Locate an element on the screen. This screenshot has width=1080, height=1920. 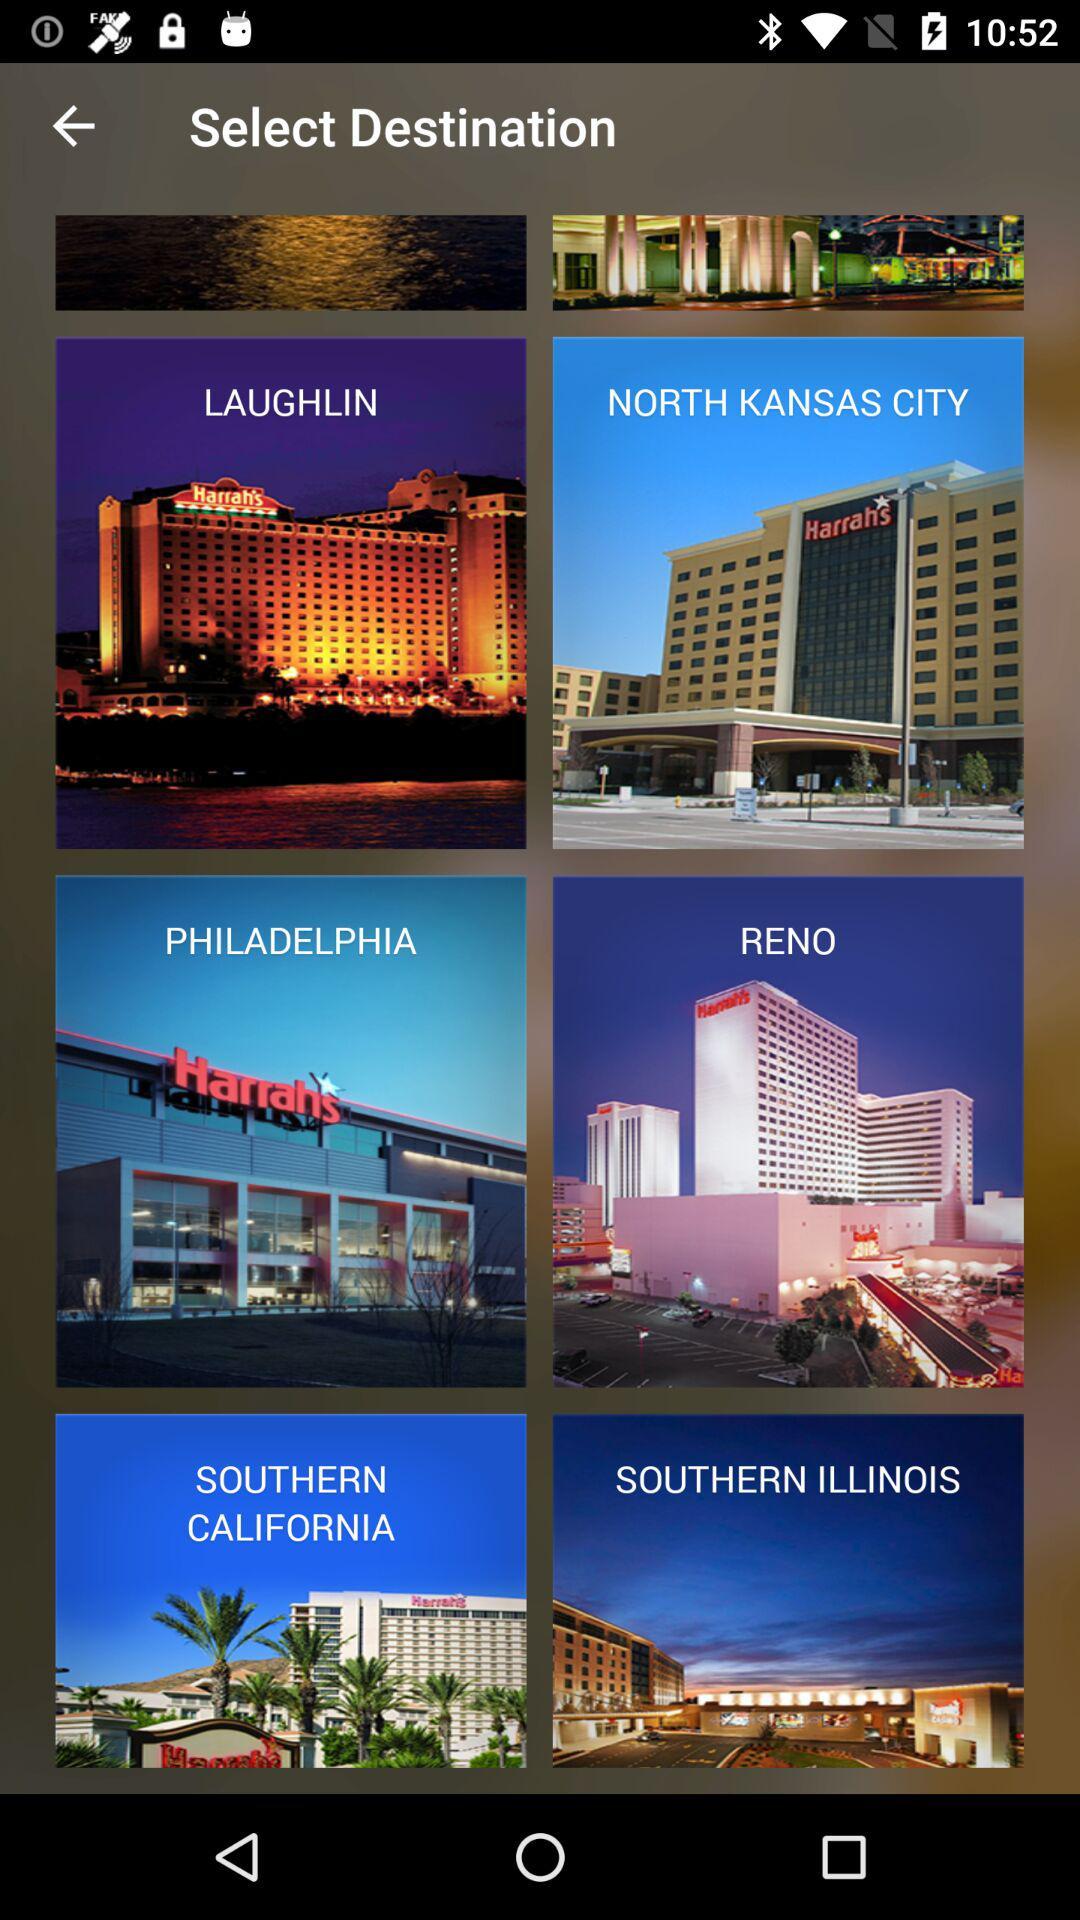
the image which is below the image north kansas city is located at coordinates (787, 1131).